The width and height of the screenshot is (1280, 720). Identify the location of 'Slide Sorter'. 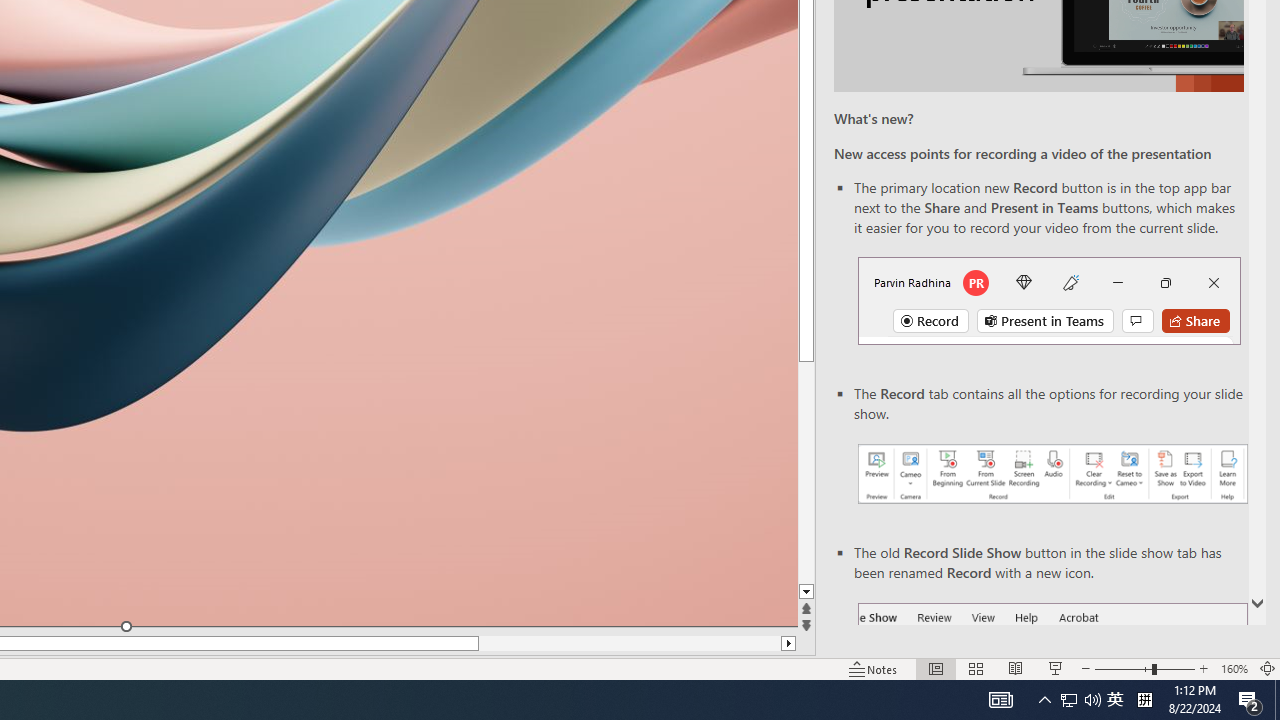
(976, 669).